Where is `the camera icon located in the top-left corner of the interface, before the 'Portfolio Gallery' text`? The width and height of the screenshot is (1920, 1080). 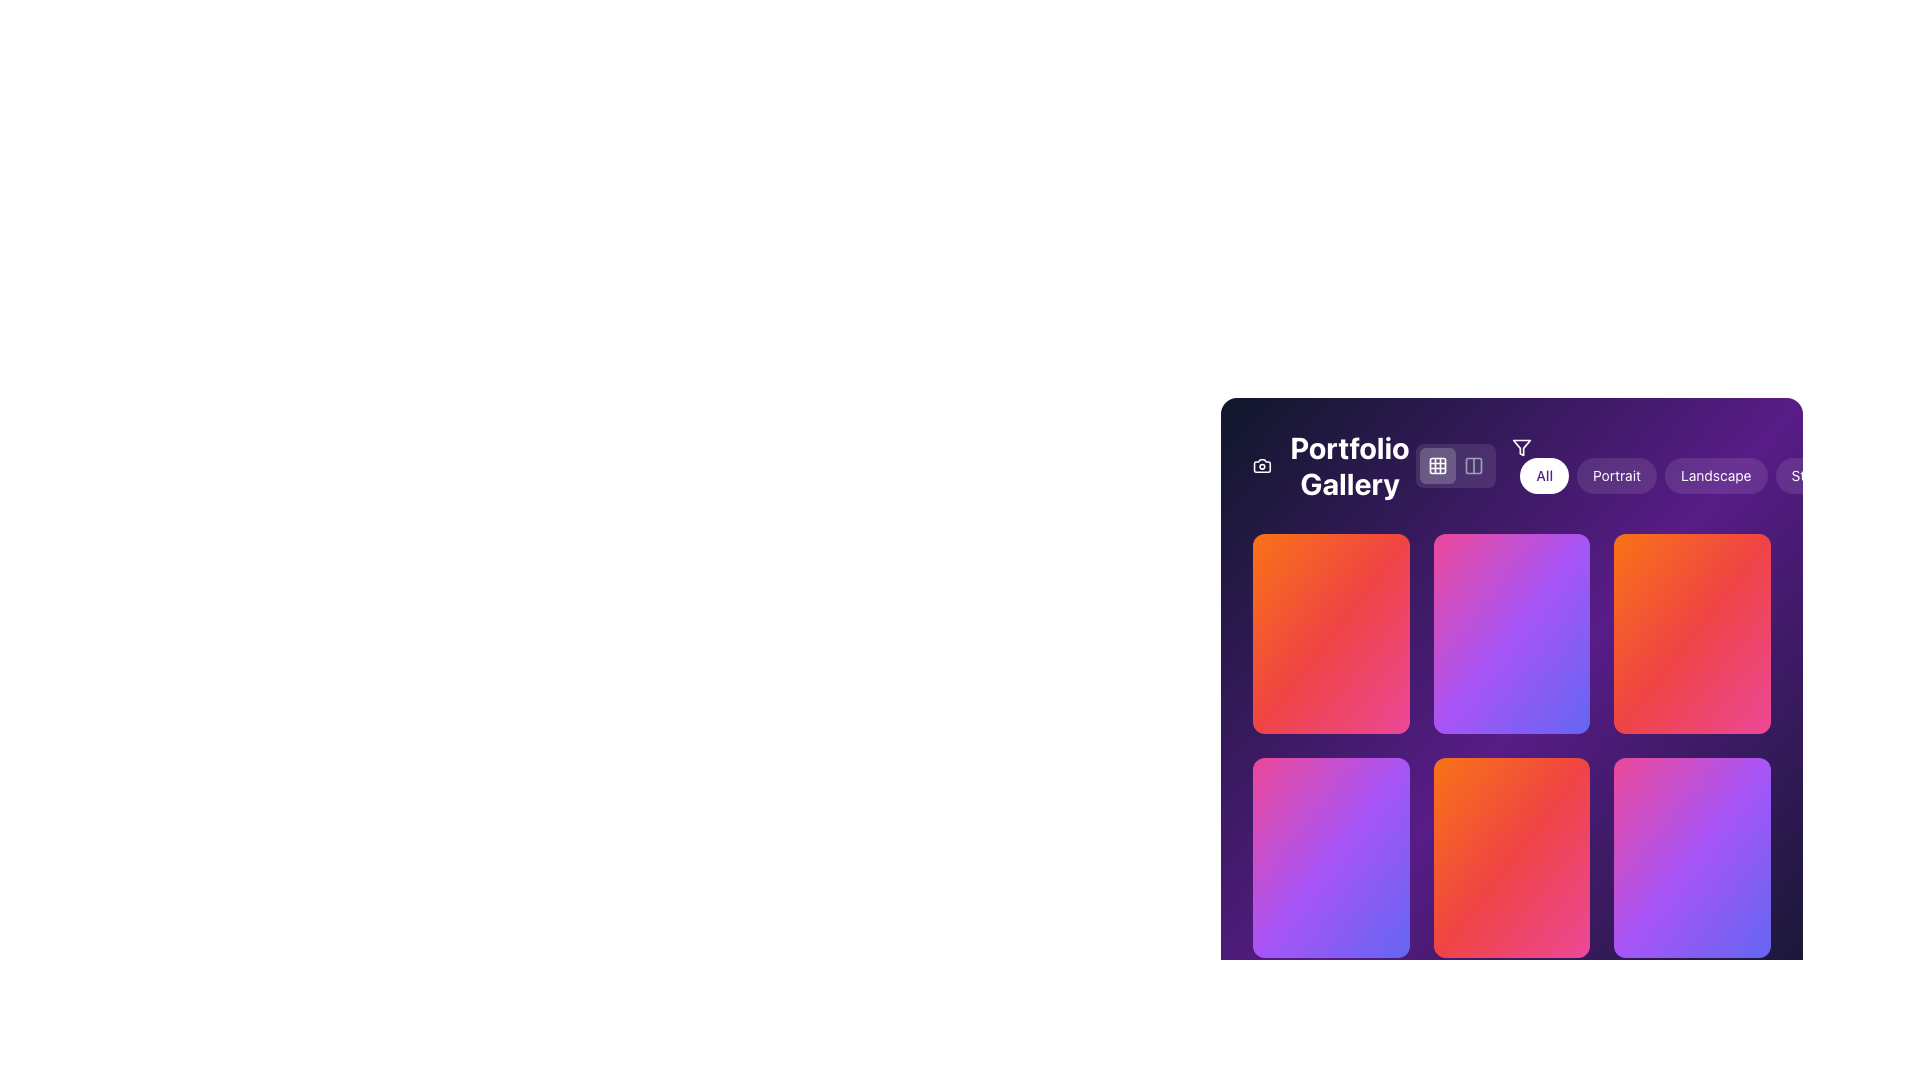 the camera icon located in the top-left corner of the interface, before the 'Portfolio Gallery' text is located at coordinates (1261, 466).